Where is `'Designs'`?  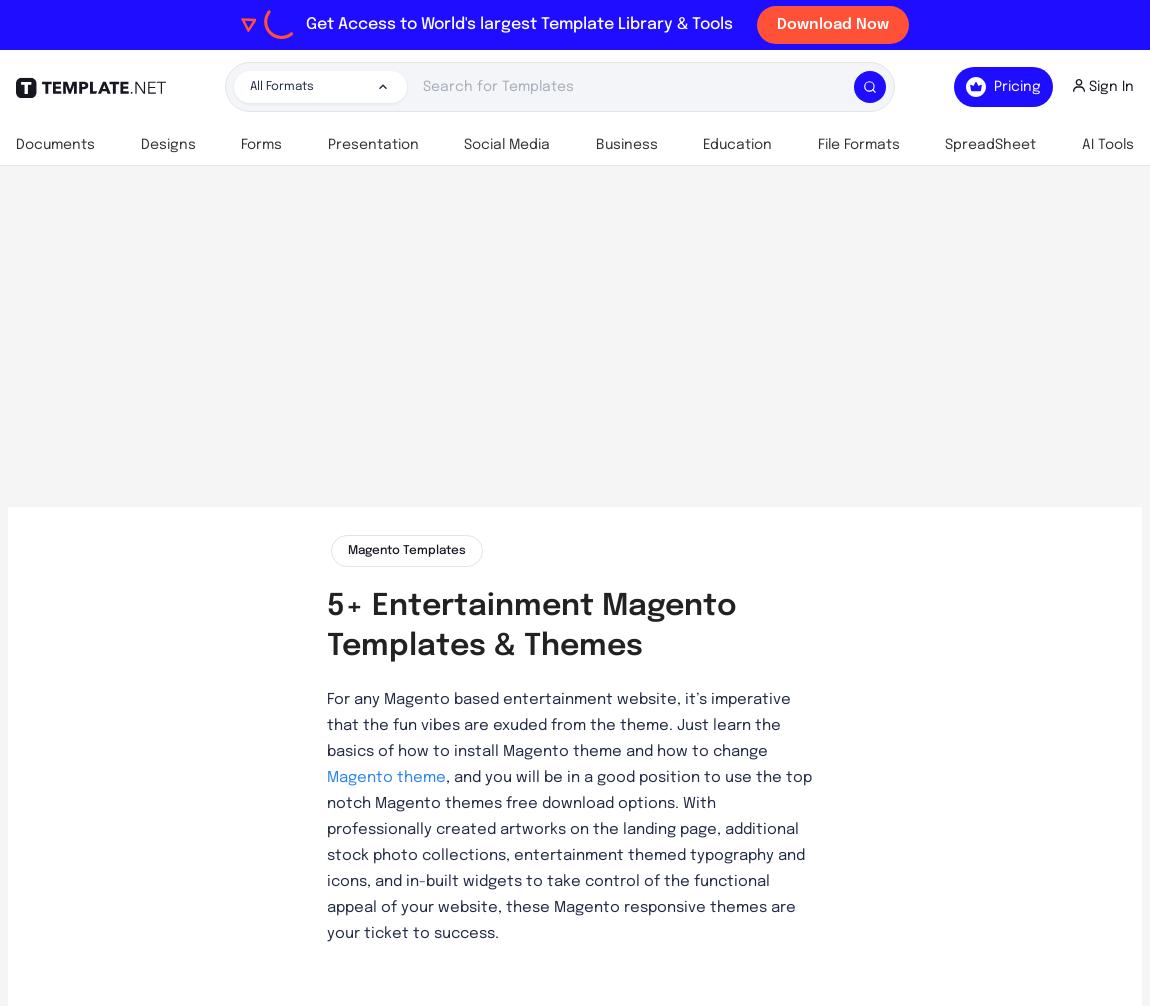
'Designs' is located at coordinates (166, 144).